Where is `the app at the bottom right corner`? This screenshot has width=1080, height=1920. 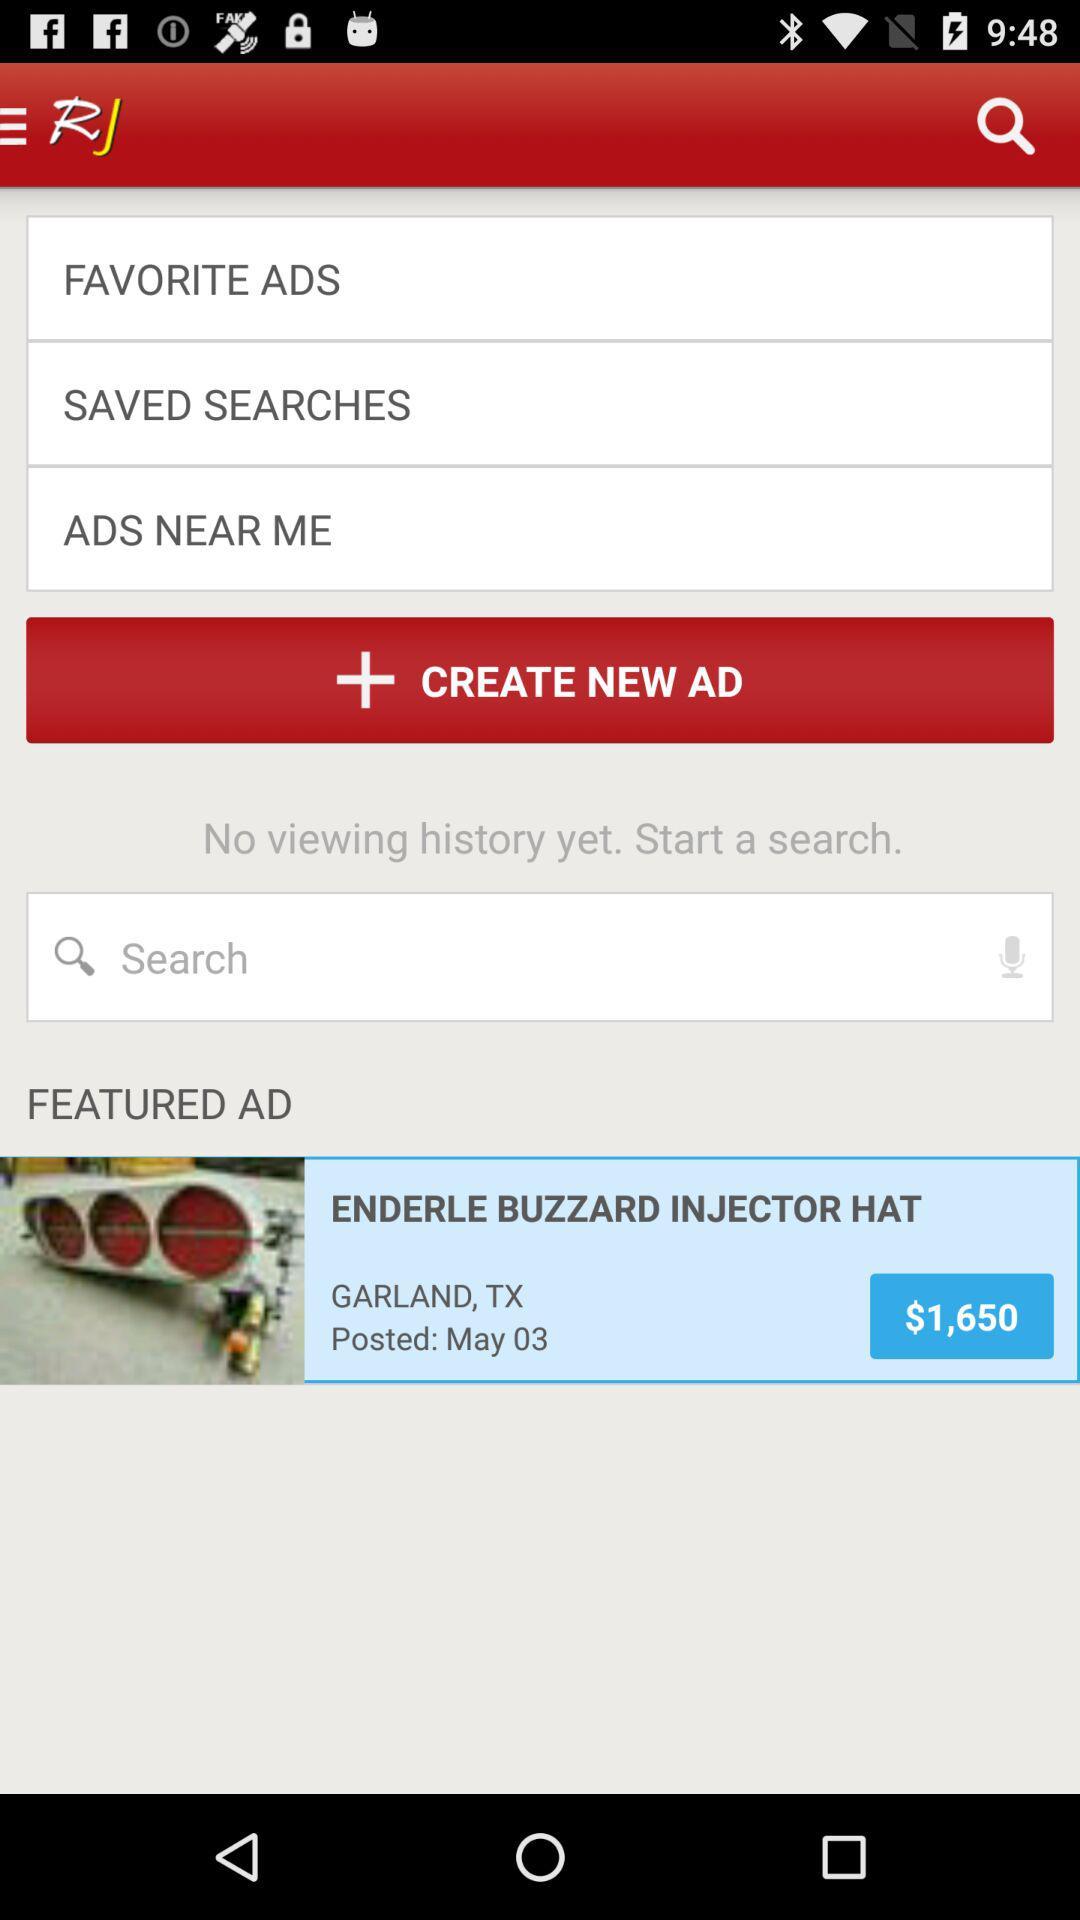
the app at the bottom right corner is located at coordinates (960, 1316).